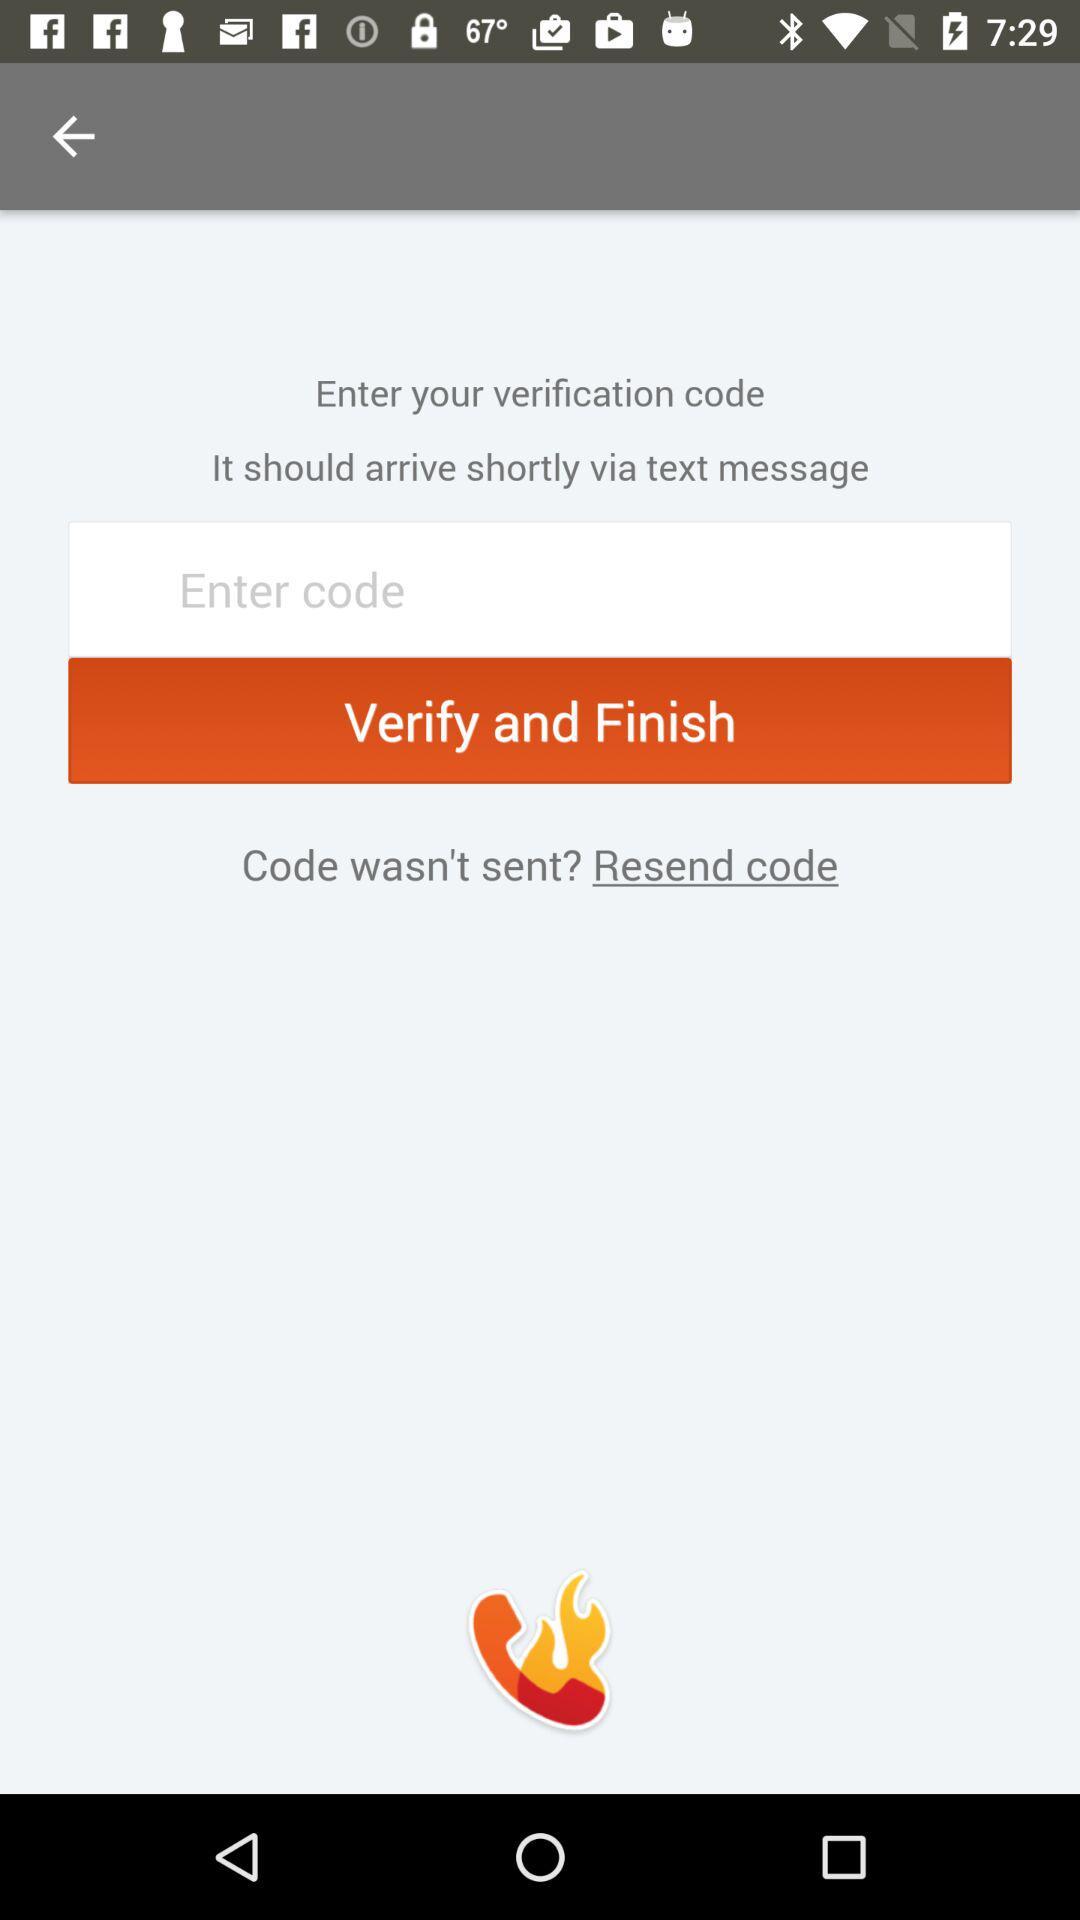 Image resolution: width=1080 pixels, height=1920 pixels. Describe the element at coordinates (709, 864) in the screenshot. I see `item below verify and finish` at that location.